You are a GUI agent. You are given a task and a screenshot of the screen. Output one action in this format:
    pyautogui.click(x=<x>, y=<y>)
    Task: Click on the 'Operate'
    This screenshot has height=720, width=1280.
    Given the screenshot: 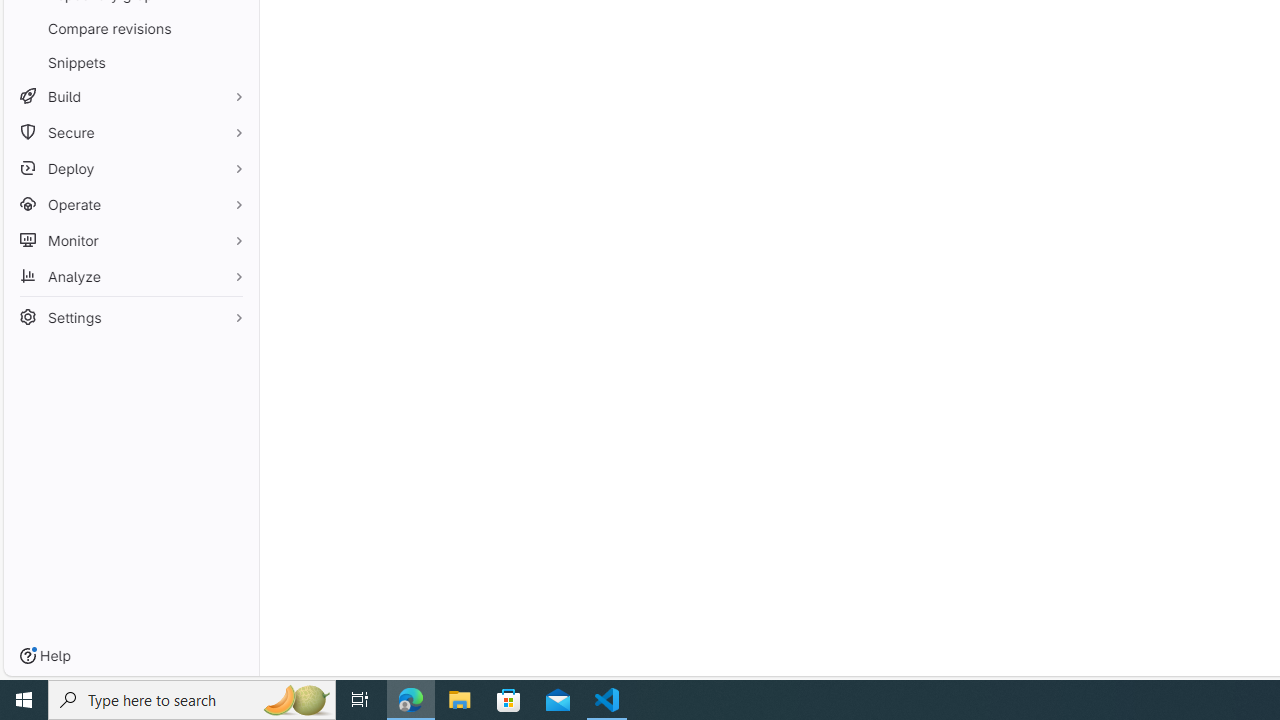 What is the action you would take?
    pyautogui.click(x=130, y=204)
    